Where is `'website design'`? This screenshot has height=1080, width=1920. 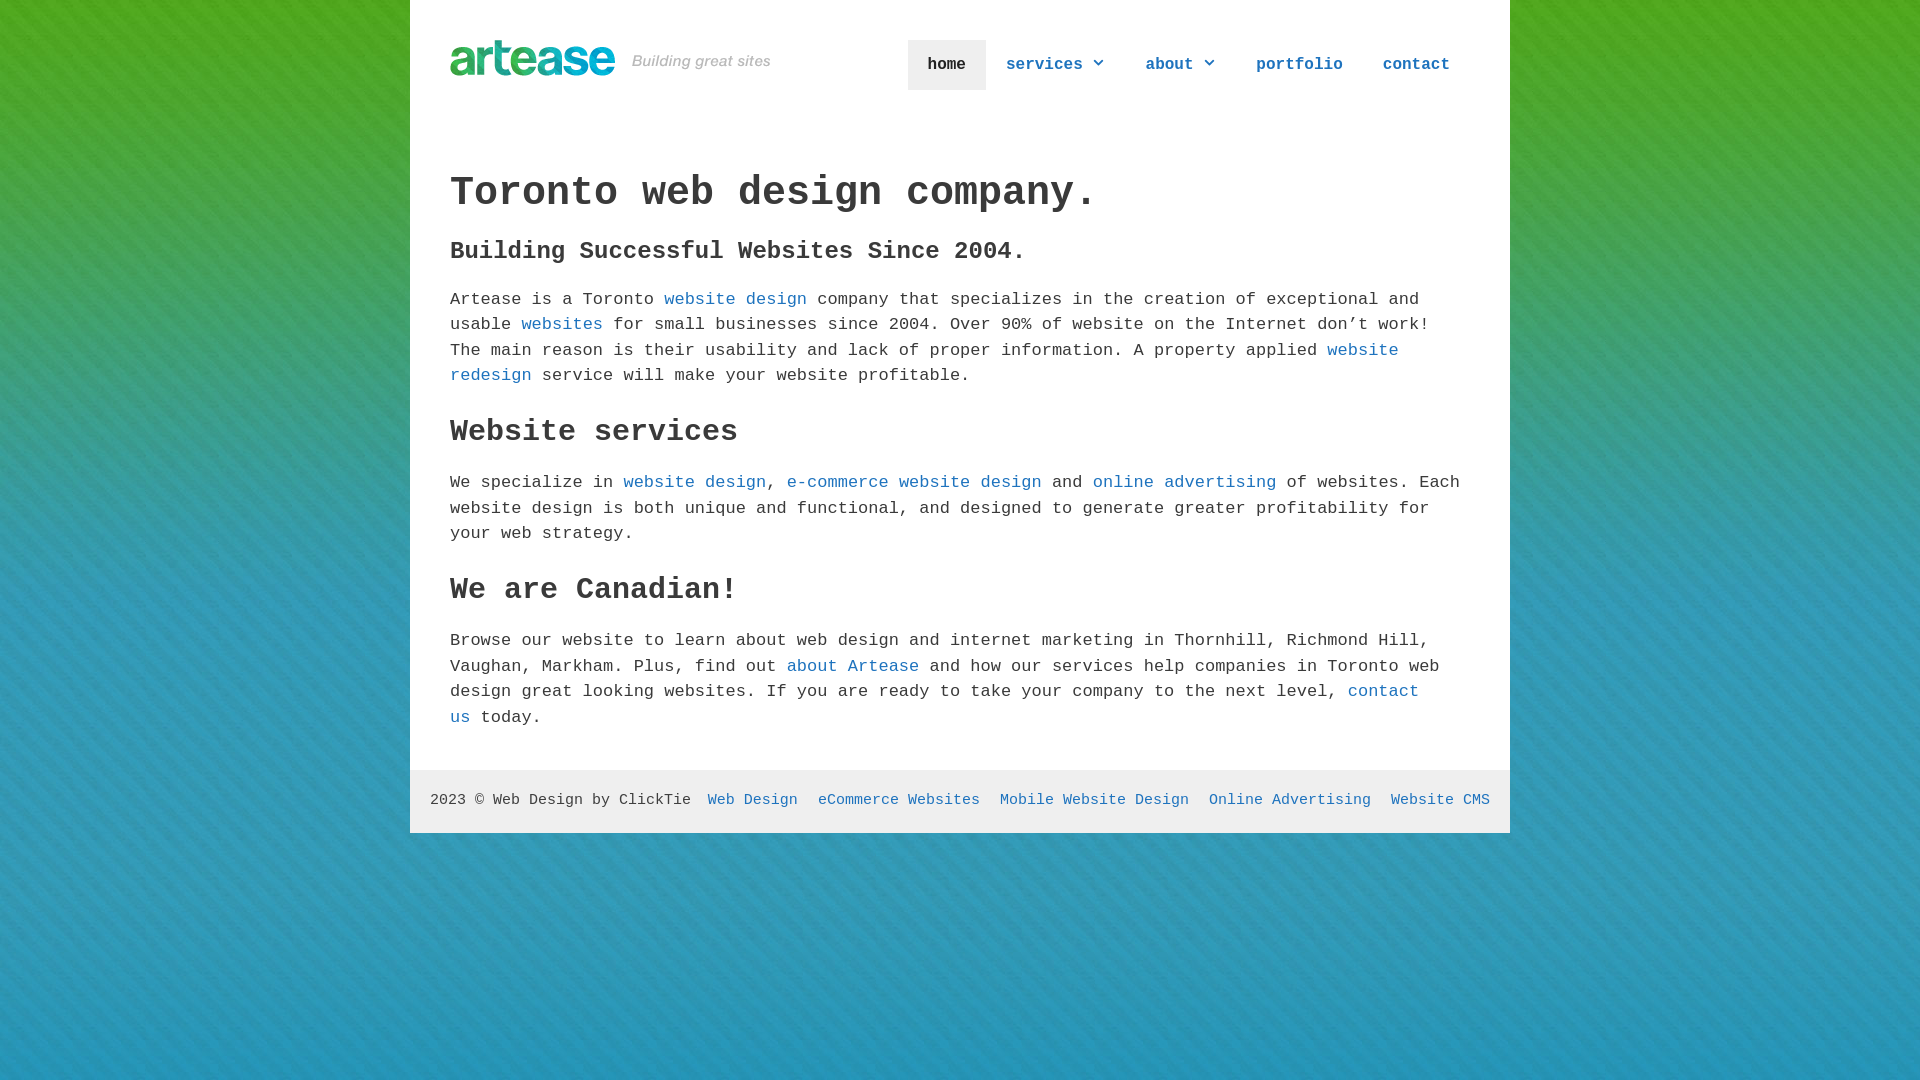
'website design' is located at coordinates (734, 299).